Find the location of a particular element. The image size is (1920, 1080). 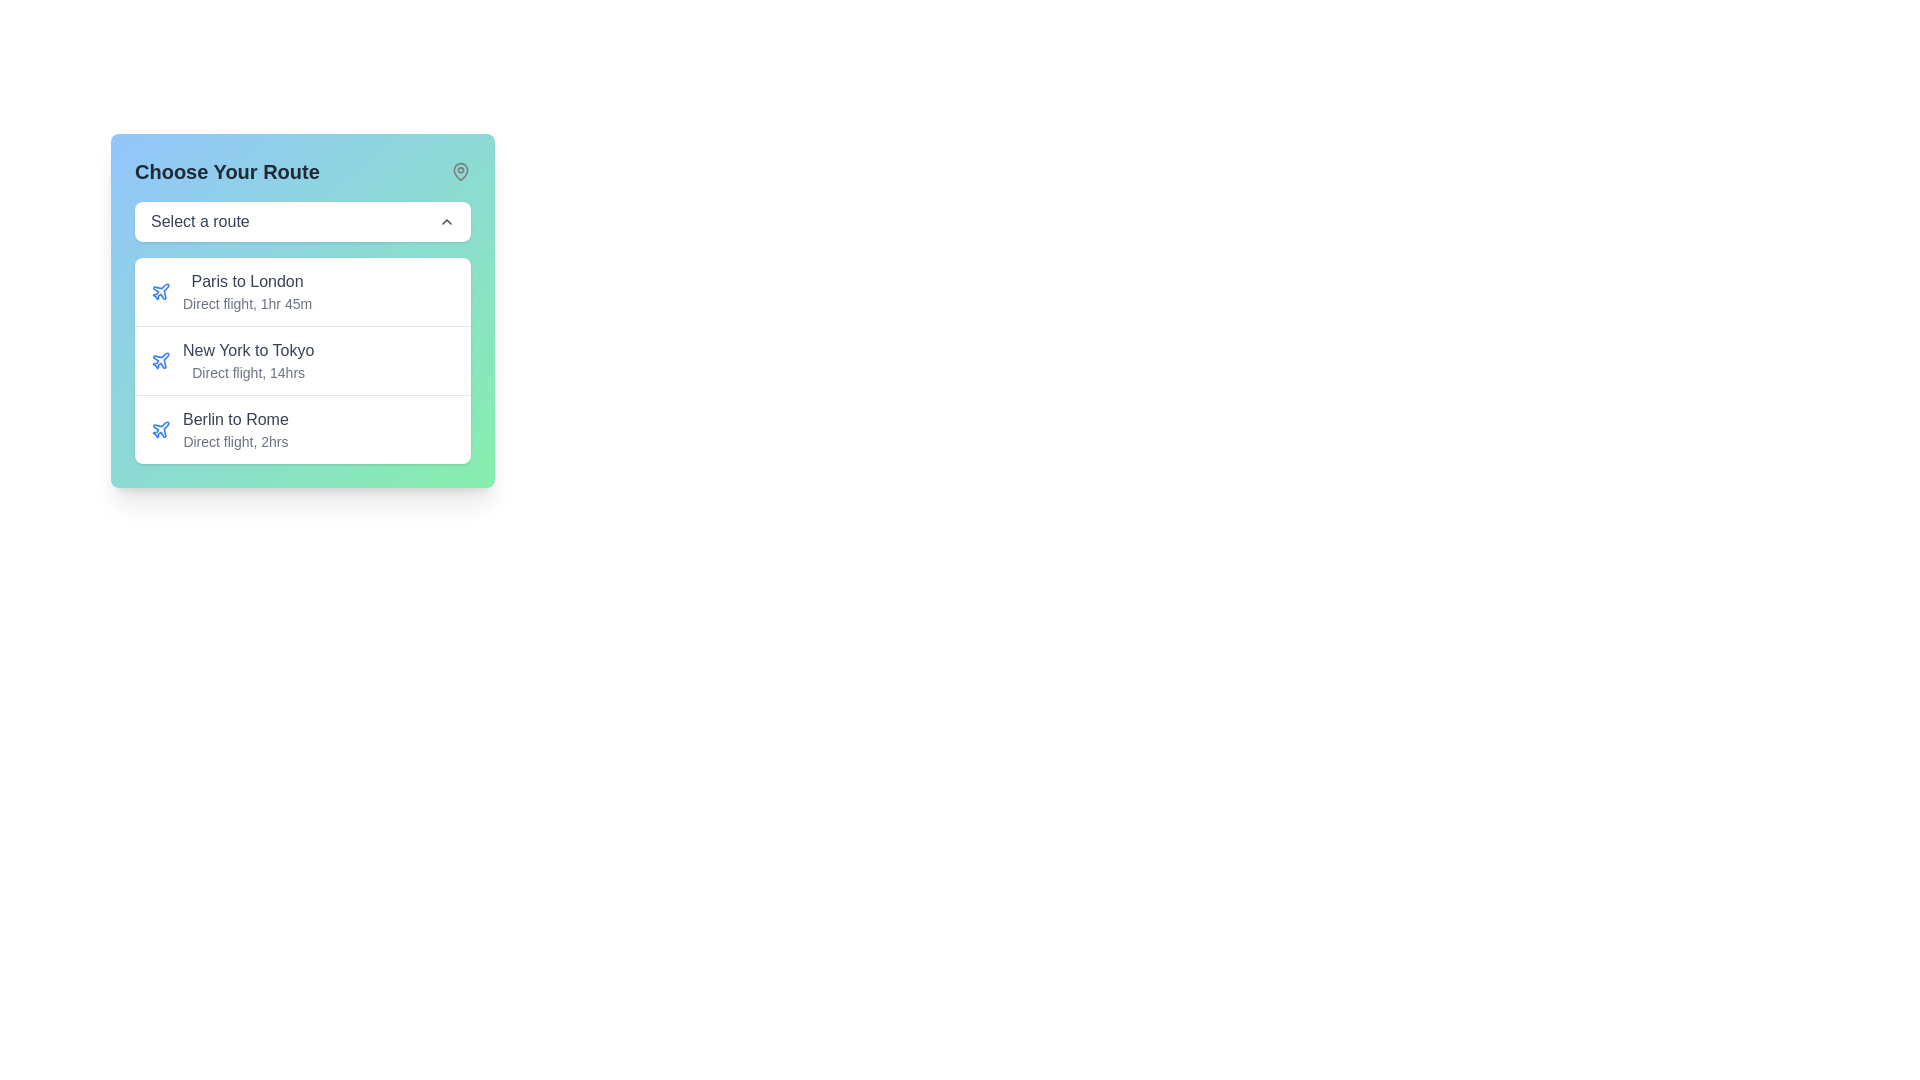

the third list item which displays the route 'Berlin to Rome' is located at coordinates (219, 428).